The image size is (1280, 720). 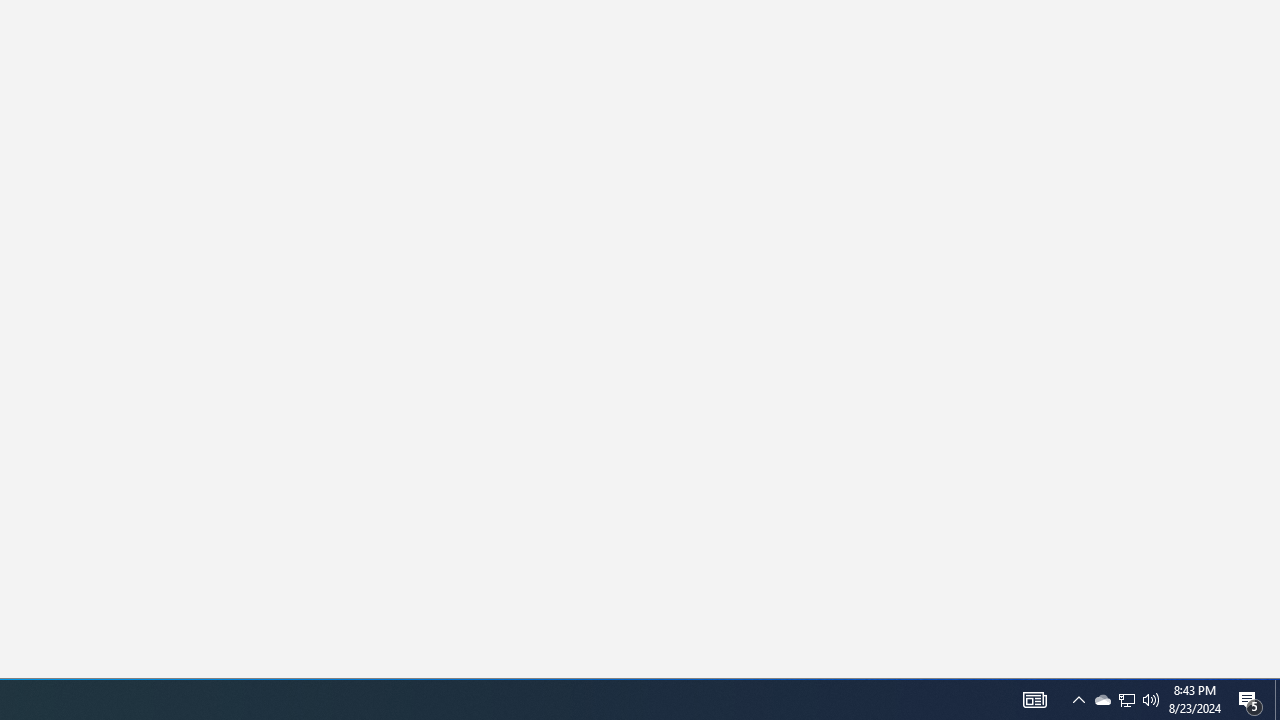 I want to click on 'AutomationID: 4105', so click(x=1078, y=698).